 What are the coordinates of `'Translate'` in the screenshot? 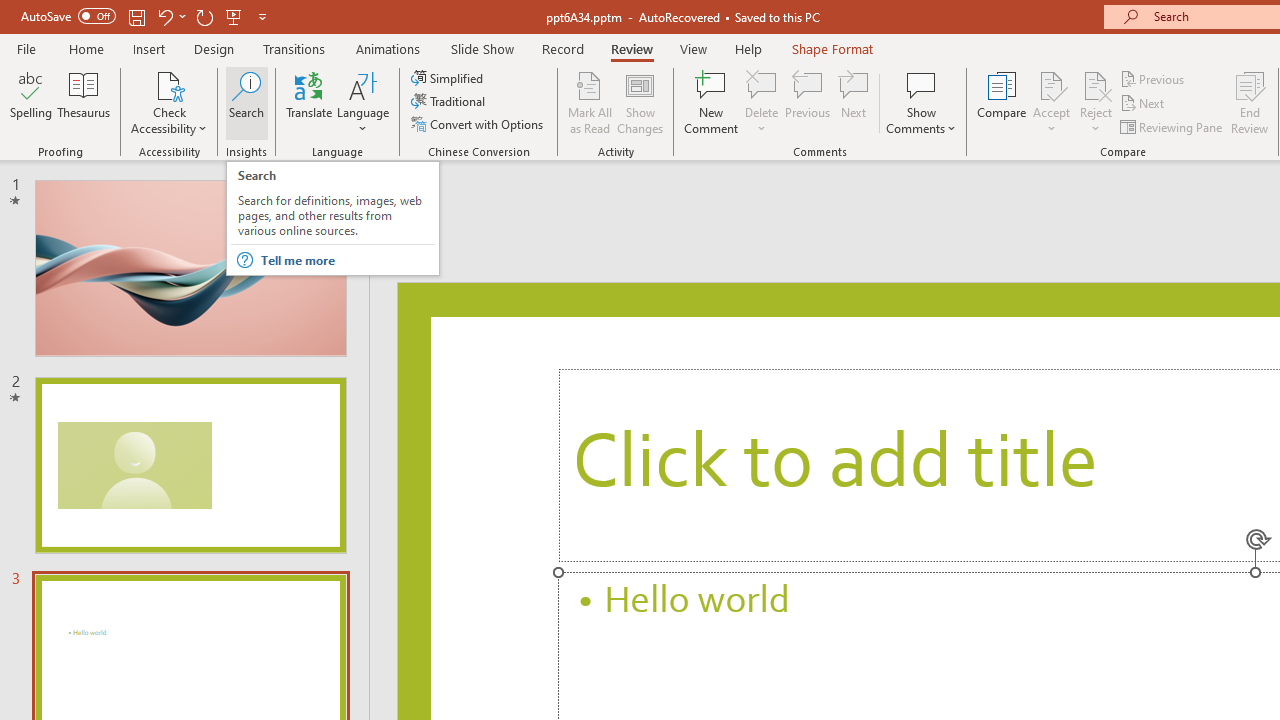 It's located at (308, 103).